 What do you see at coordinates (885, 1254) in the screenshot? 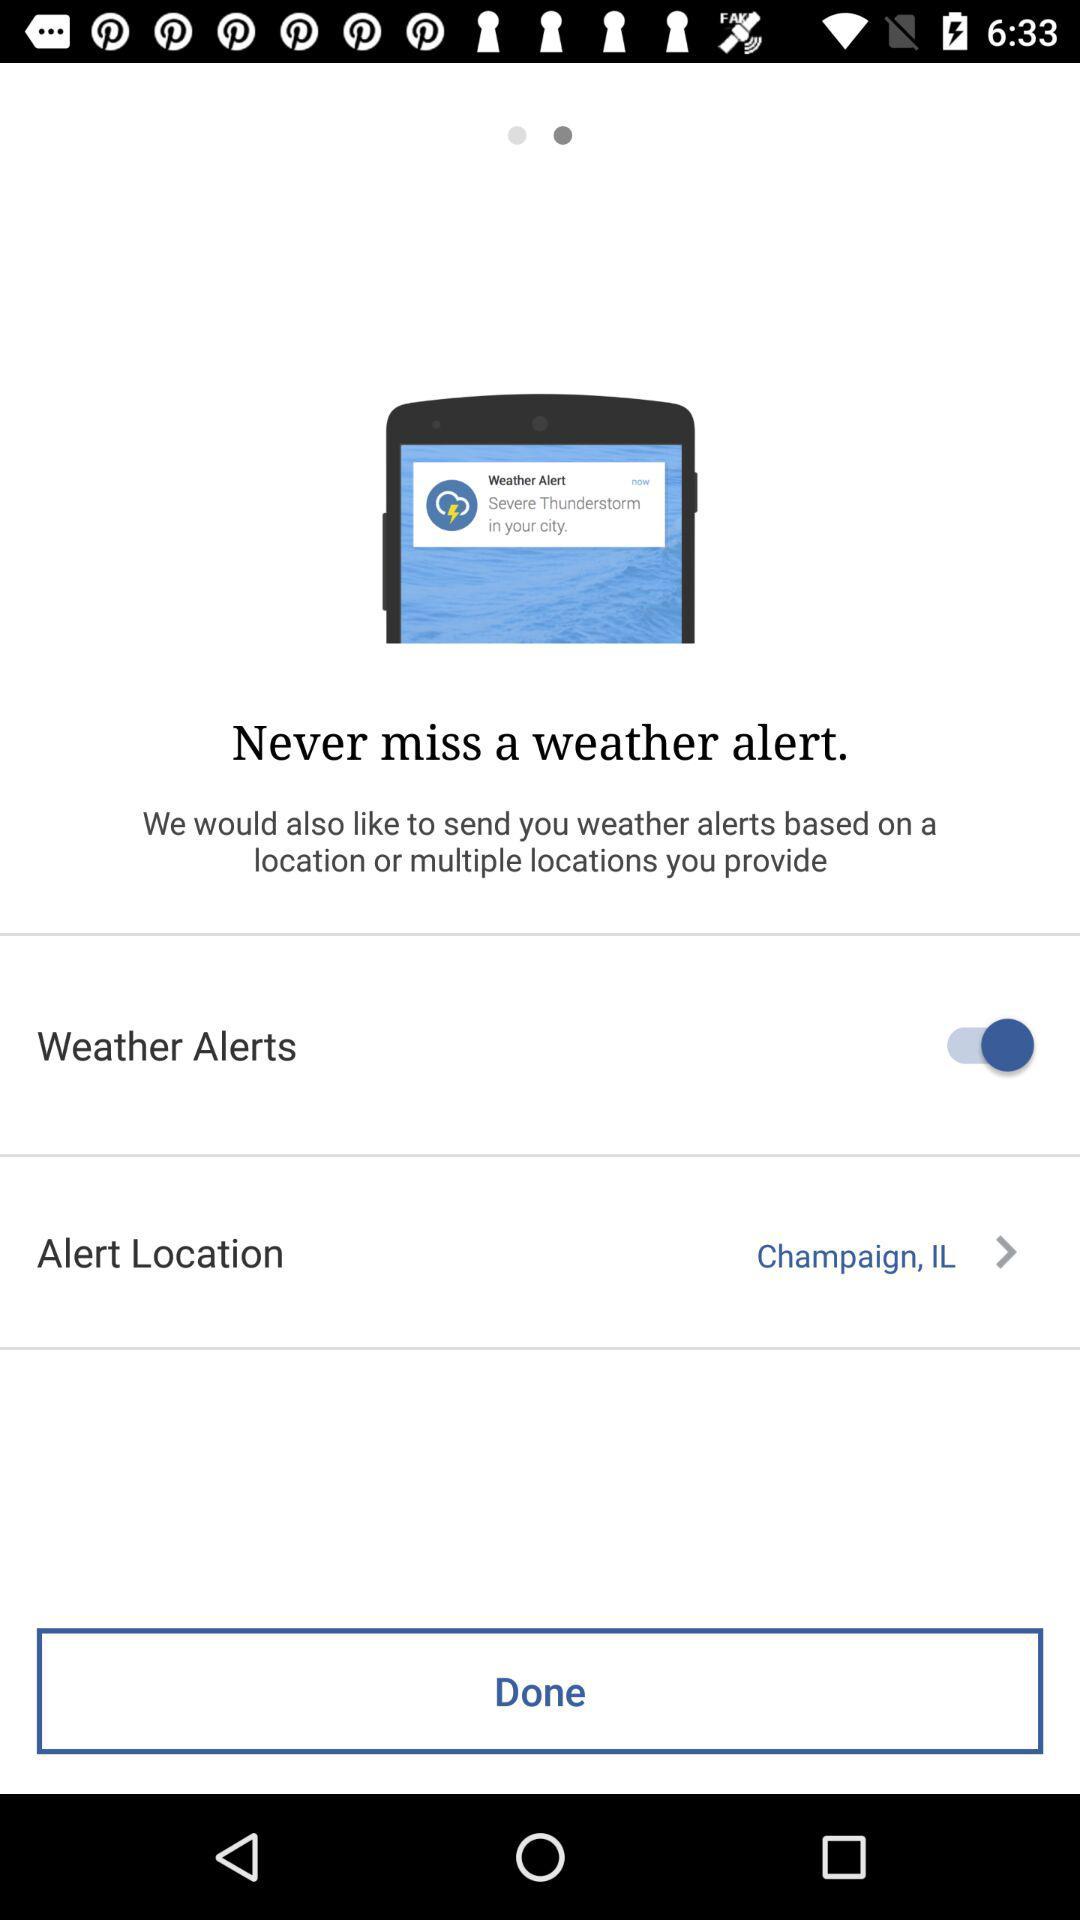
I see `item next to alert location item` at bounding box center [885, 1254].